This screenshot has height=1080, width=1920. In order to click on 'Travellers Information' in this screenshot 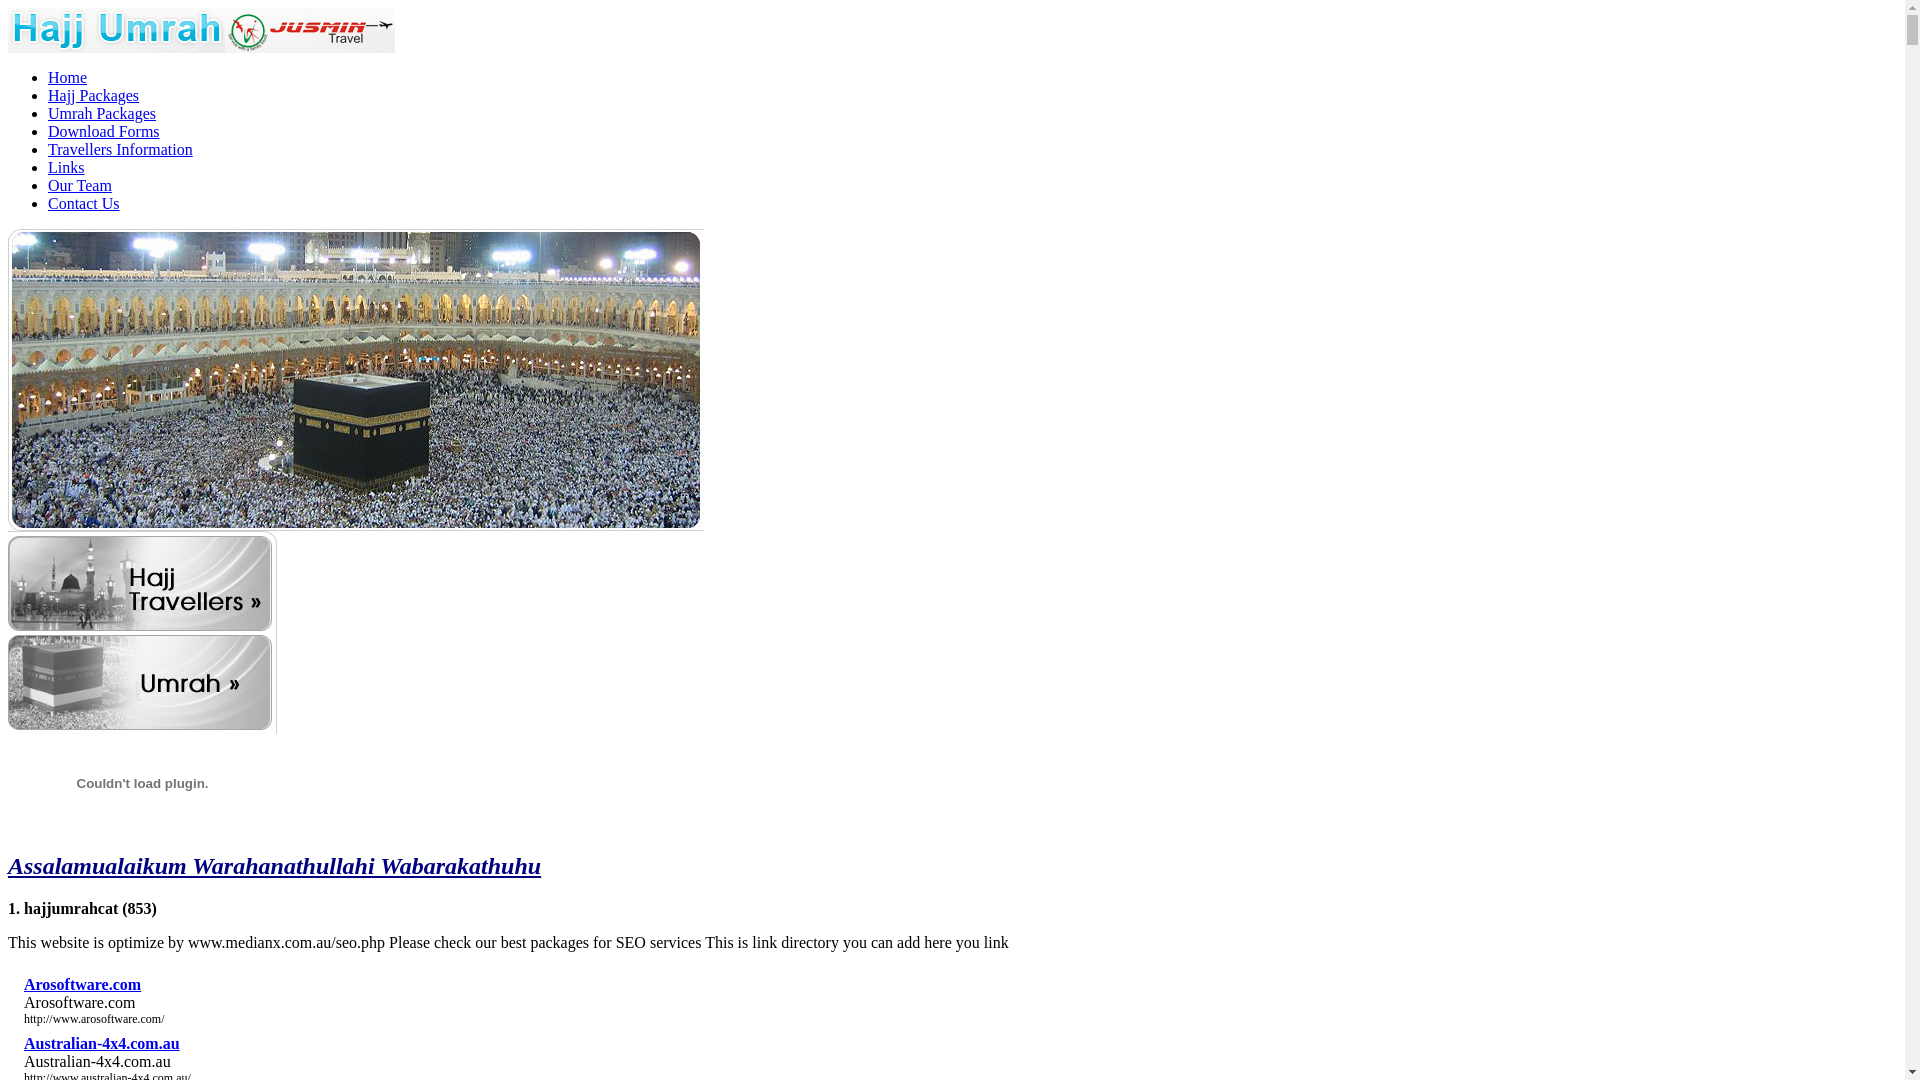, I will do `click(119, 148)`.